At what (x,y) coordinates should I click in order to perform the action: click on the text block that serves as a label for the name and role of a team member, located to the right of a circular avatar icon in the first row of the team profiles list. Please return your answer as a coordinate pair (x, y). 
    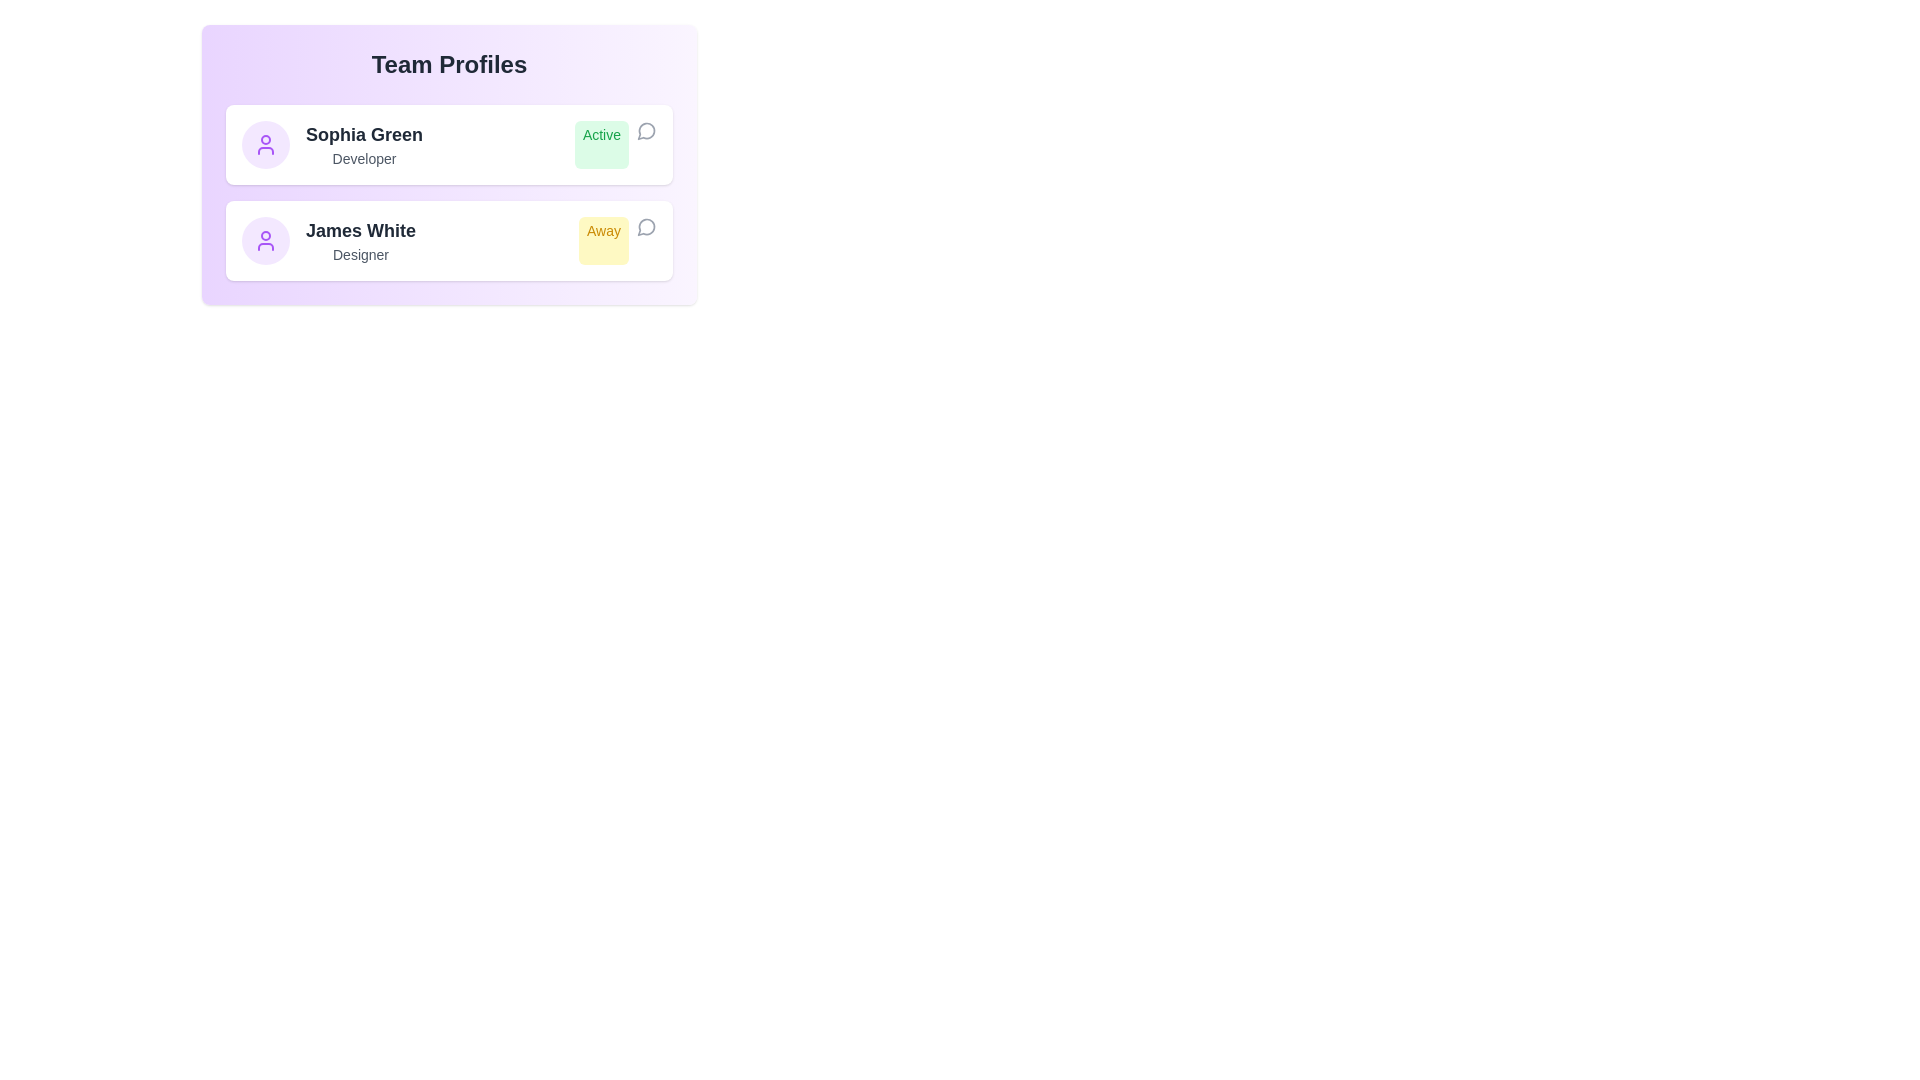
    Looking at the image, I should click on (364, 144).